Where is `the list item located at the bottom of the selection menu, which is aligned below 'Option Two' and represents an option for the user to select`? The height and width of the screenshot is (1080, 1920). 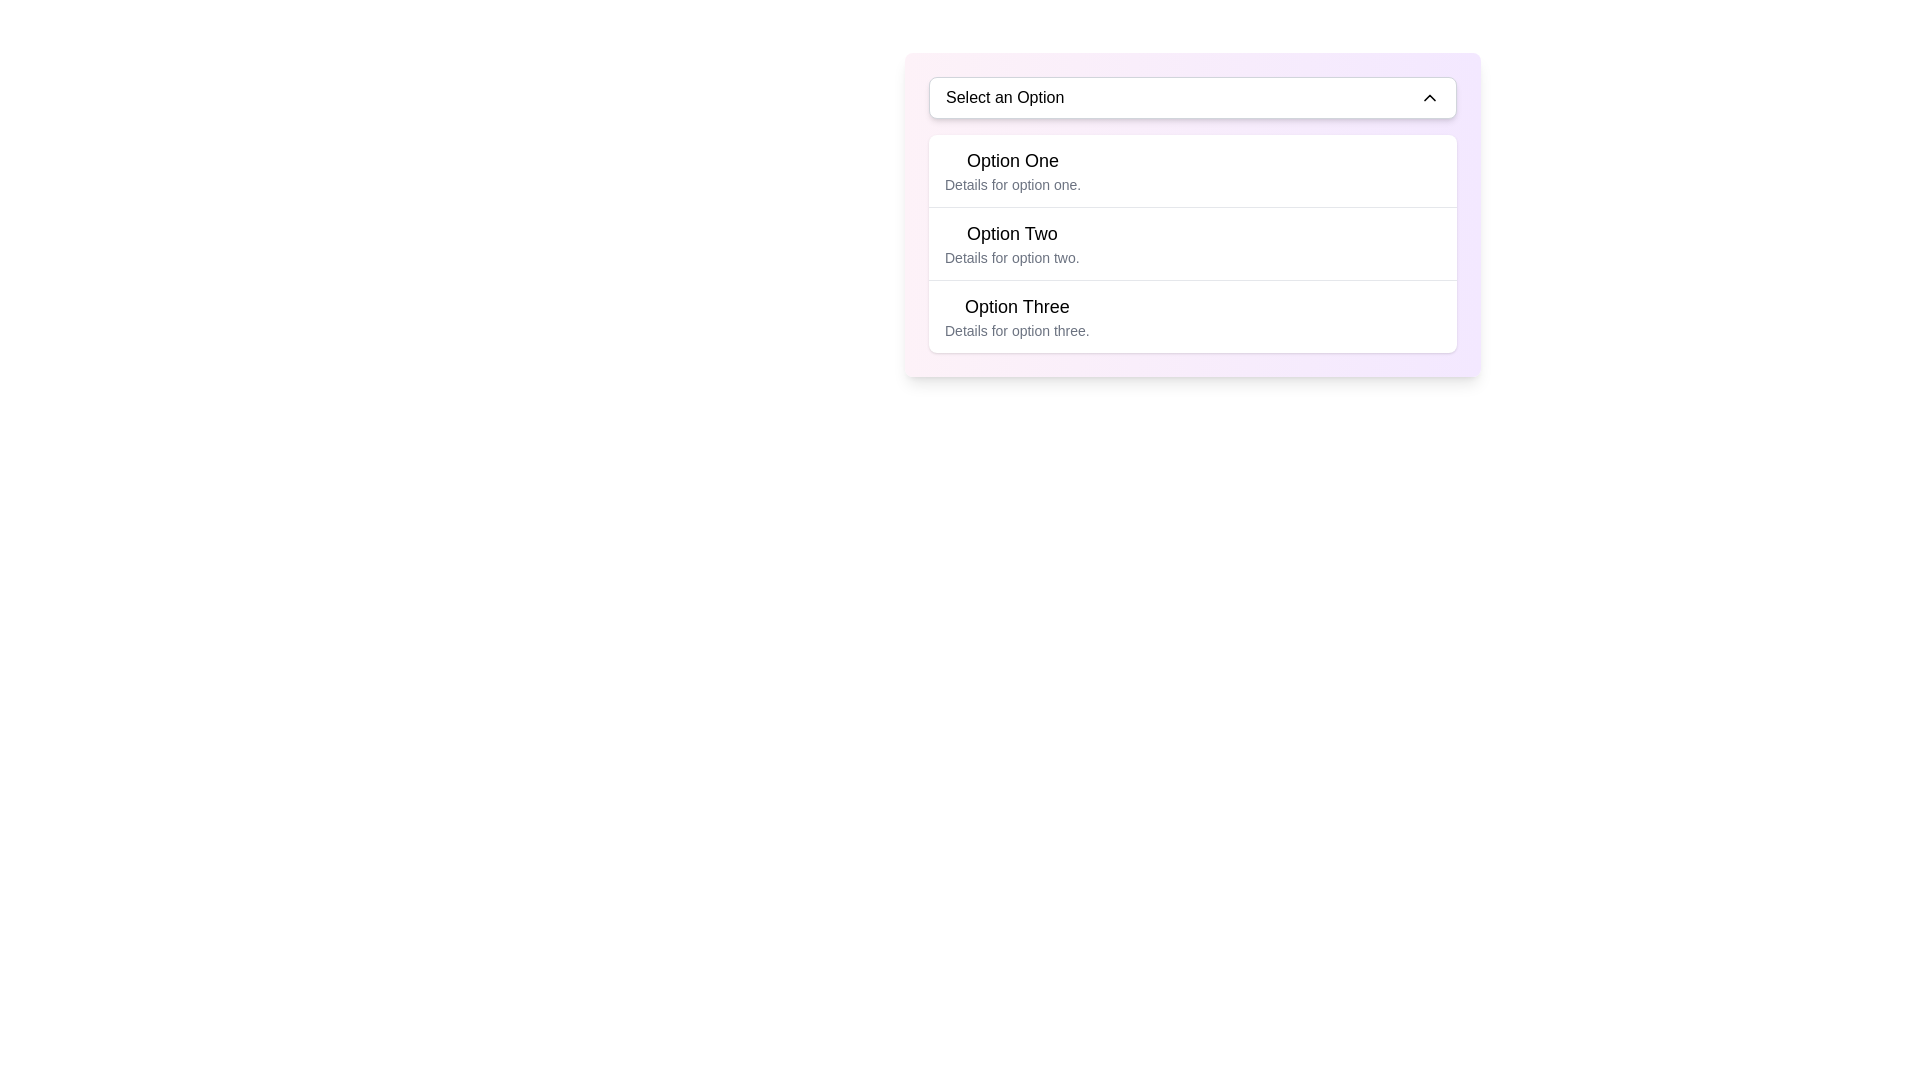
the list item located at the bottom of the selection menu, which is aligned below 'Option Two' and represents an option for the user to select is located at coordinates (1193, 315).